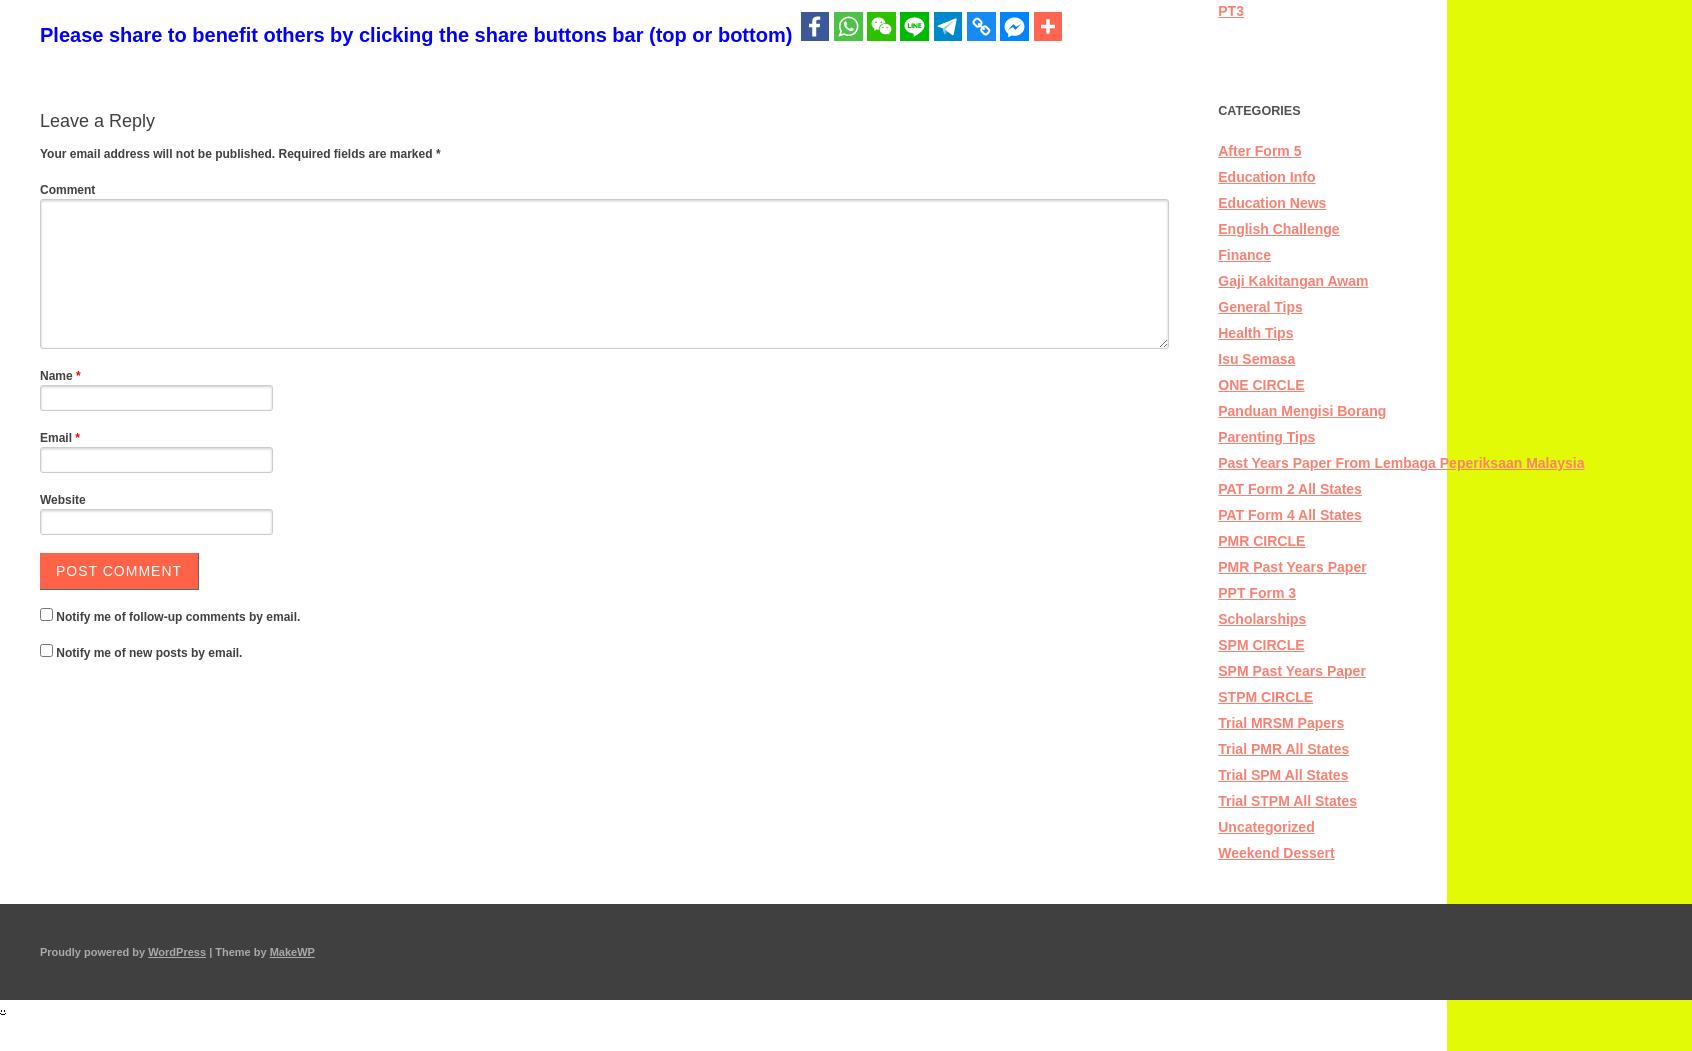  Describe the element at coordinates (1255, 332) in the screenshot. I see `'Health Tips'` at that location.